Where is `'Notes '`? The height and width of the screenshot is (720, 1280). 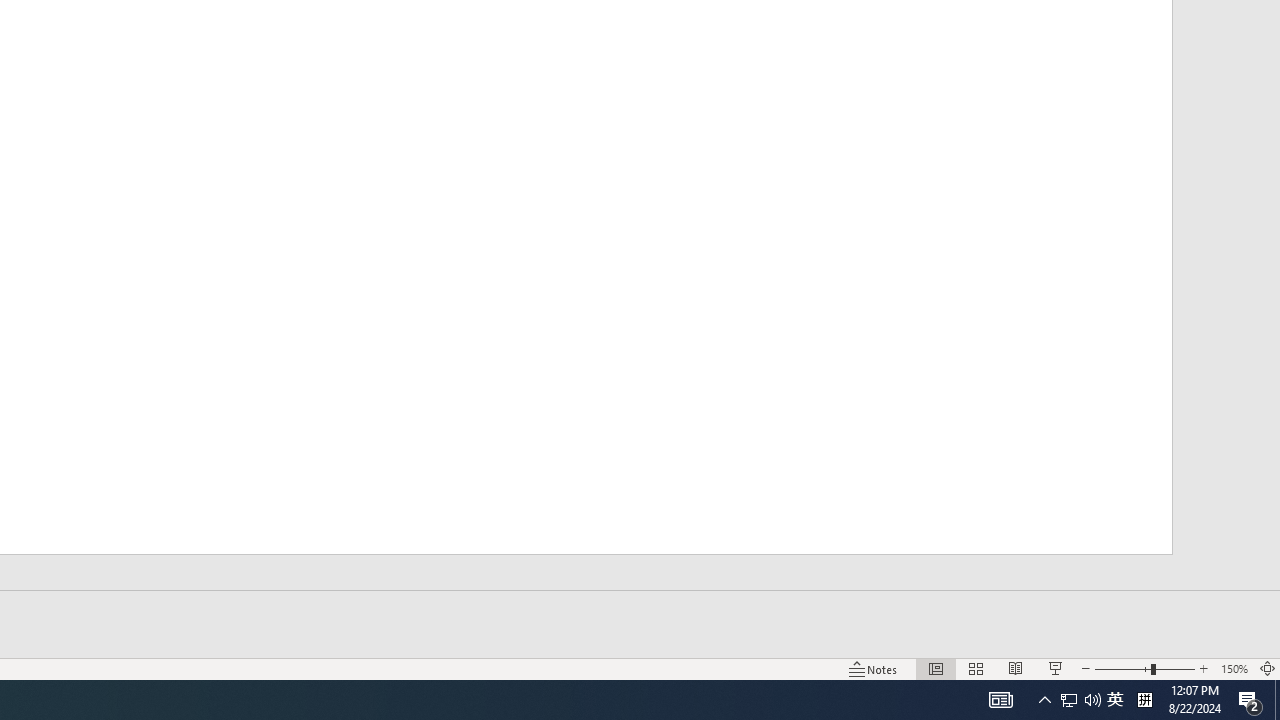
'Notes ' is located at coordinates (874, 669).